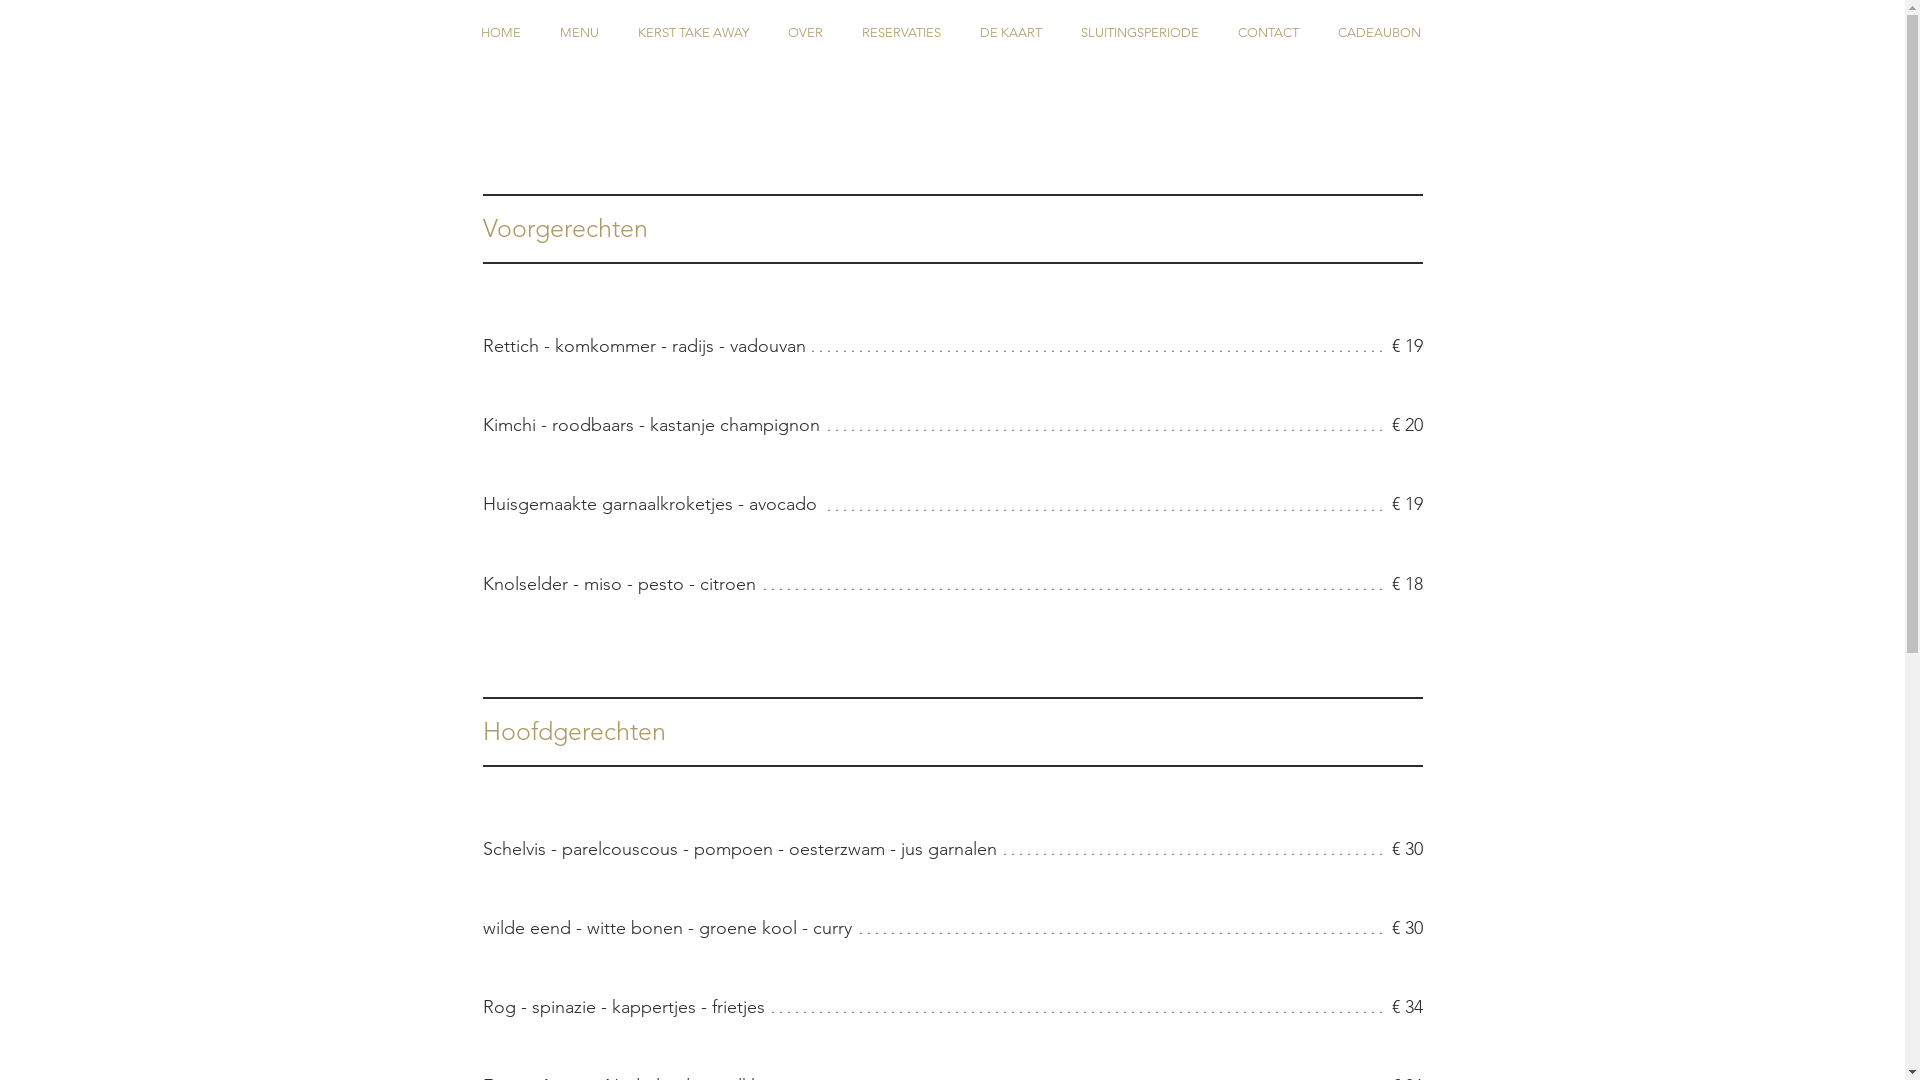 The image size is (1920, 1080). What do you see at coordinates (578, 32) in the screenshot?
I see `'MENU'` at bounding box center [578, 32].